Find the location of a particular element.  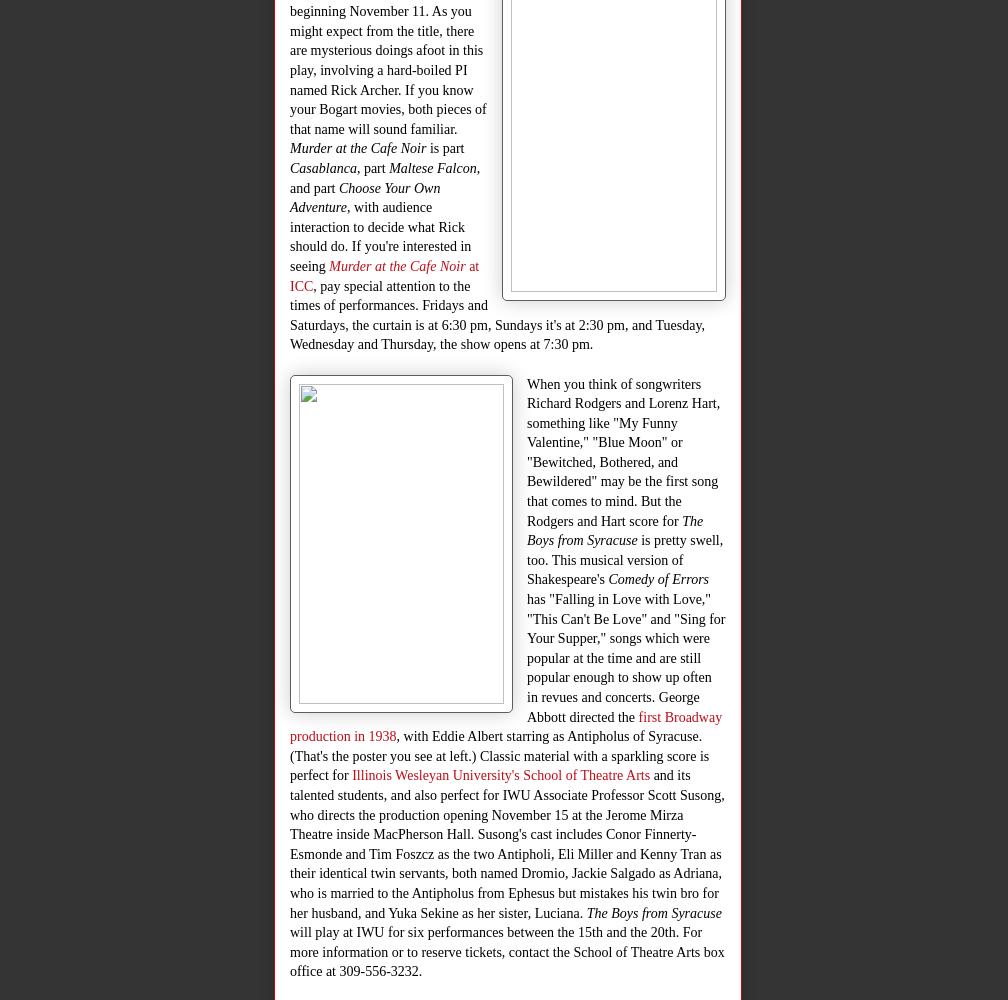

', with Eddie Albert starring as Antipholus of Syracuse. (That's the poster you see at left.) Classic material with a sparkling score is perfect for' is located at coordinates (499, 756).